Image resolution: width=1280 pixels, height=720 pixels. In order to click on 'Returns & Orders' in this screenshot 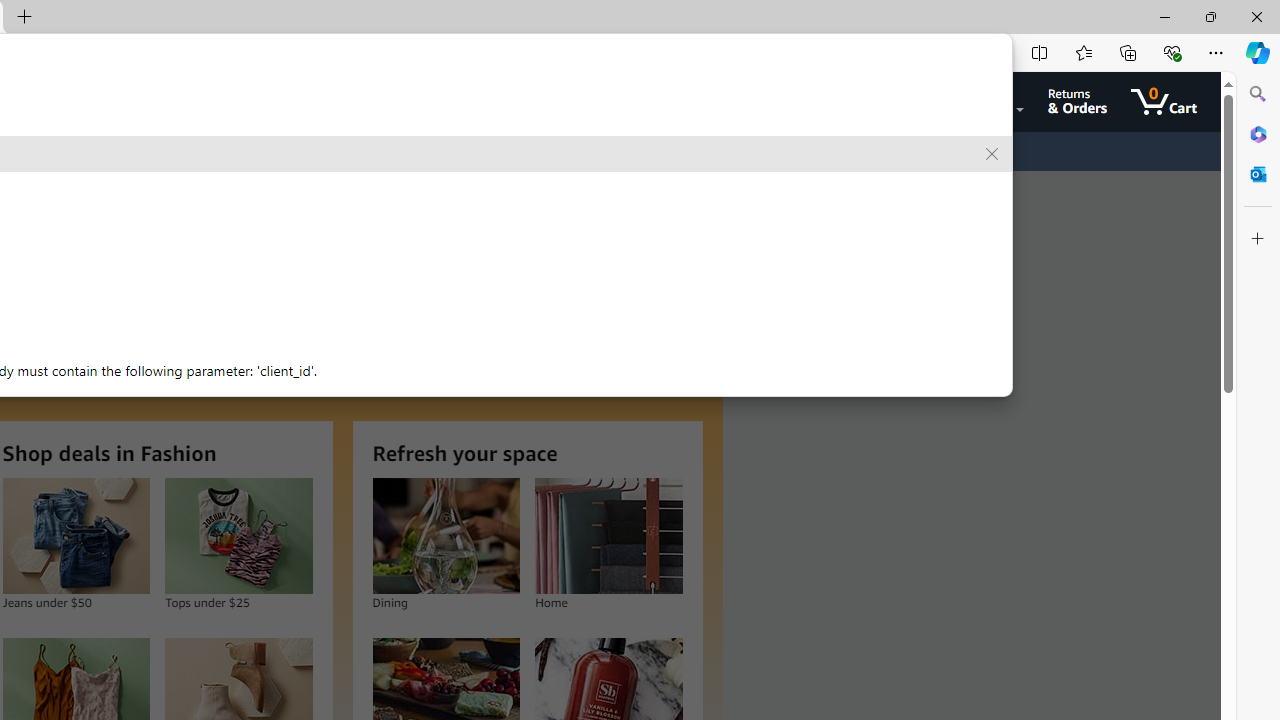, I will do `click(1076, 101)`.